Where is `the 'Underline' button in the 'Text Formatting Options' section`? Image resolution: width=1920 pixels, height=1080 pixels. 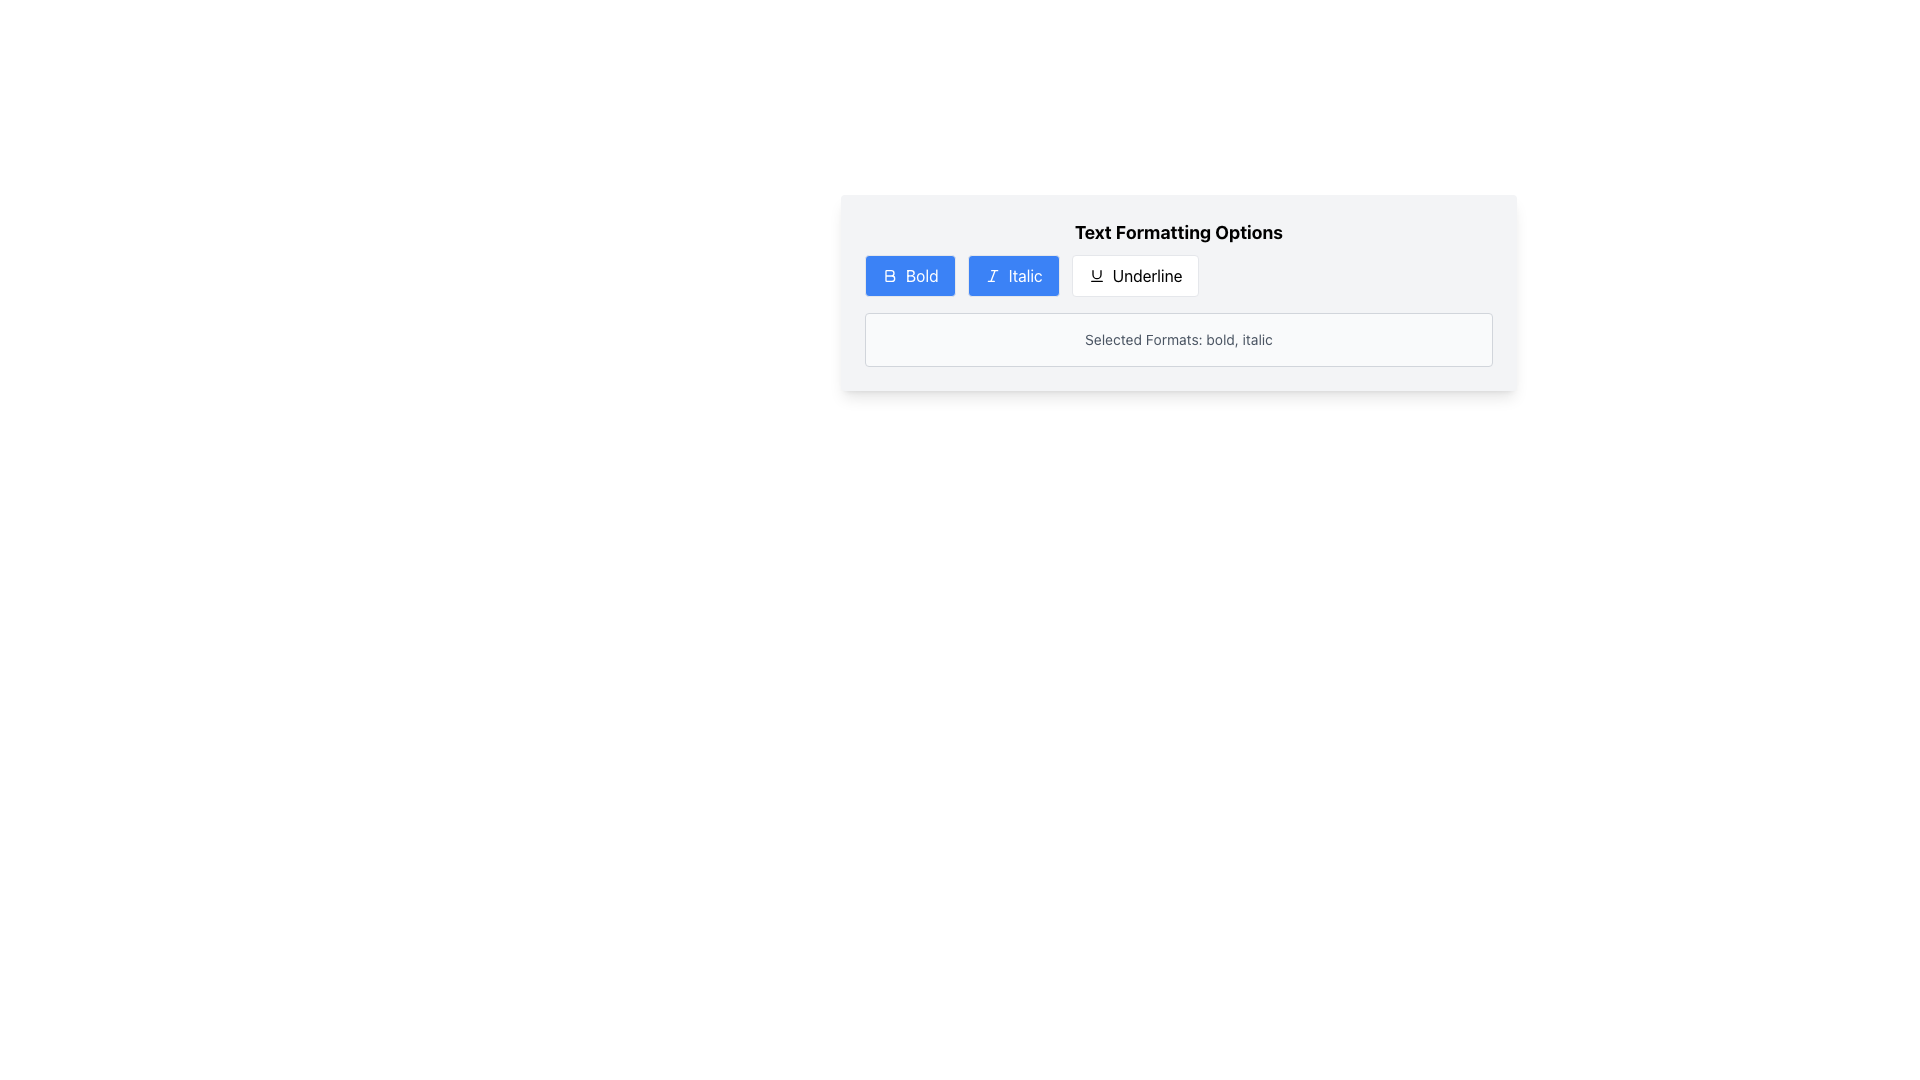
the 'Underline' button in the 'Text Formatting Options' section is located at coordinates (1179, 293).